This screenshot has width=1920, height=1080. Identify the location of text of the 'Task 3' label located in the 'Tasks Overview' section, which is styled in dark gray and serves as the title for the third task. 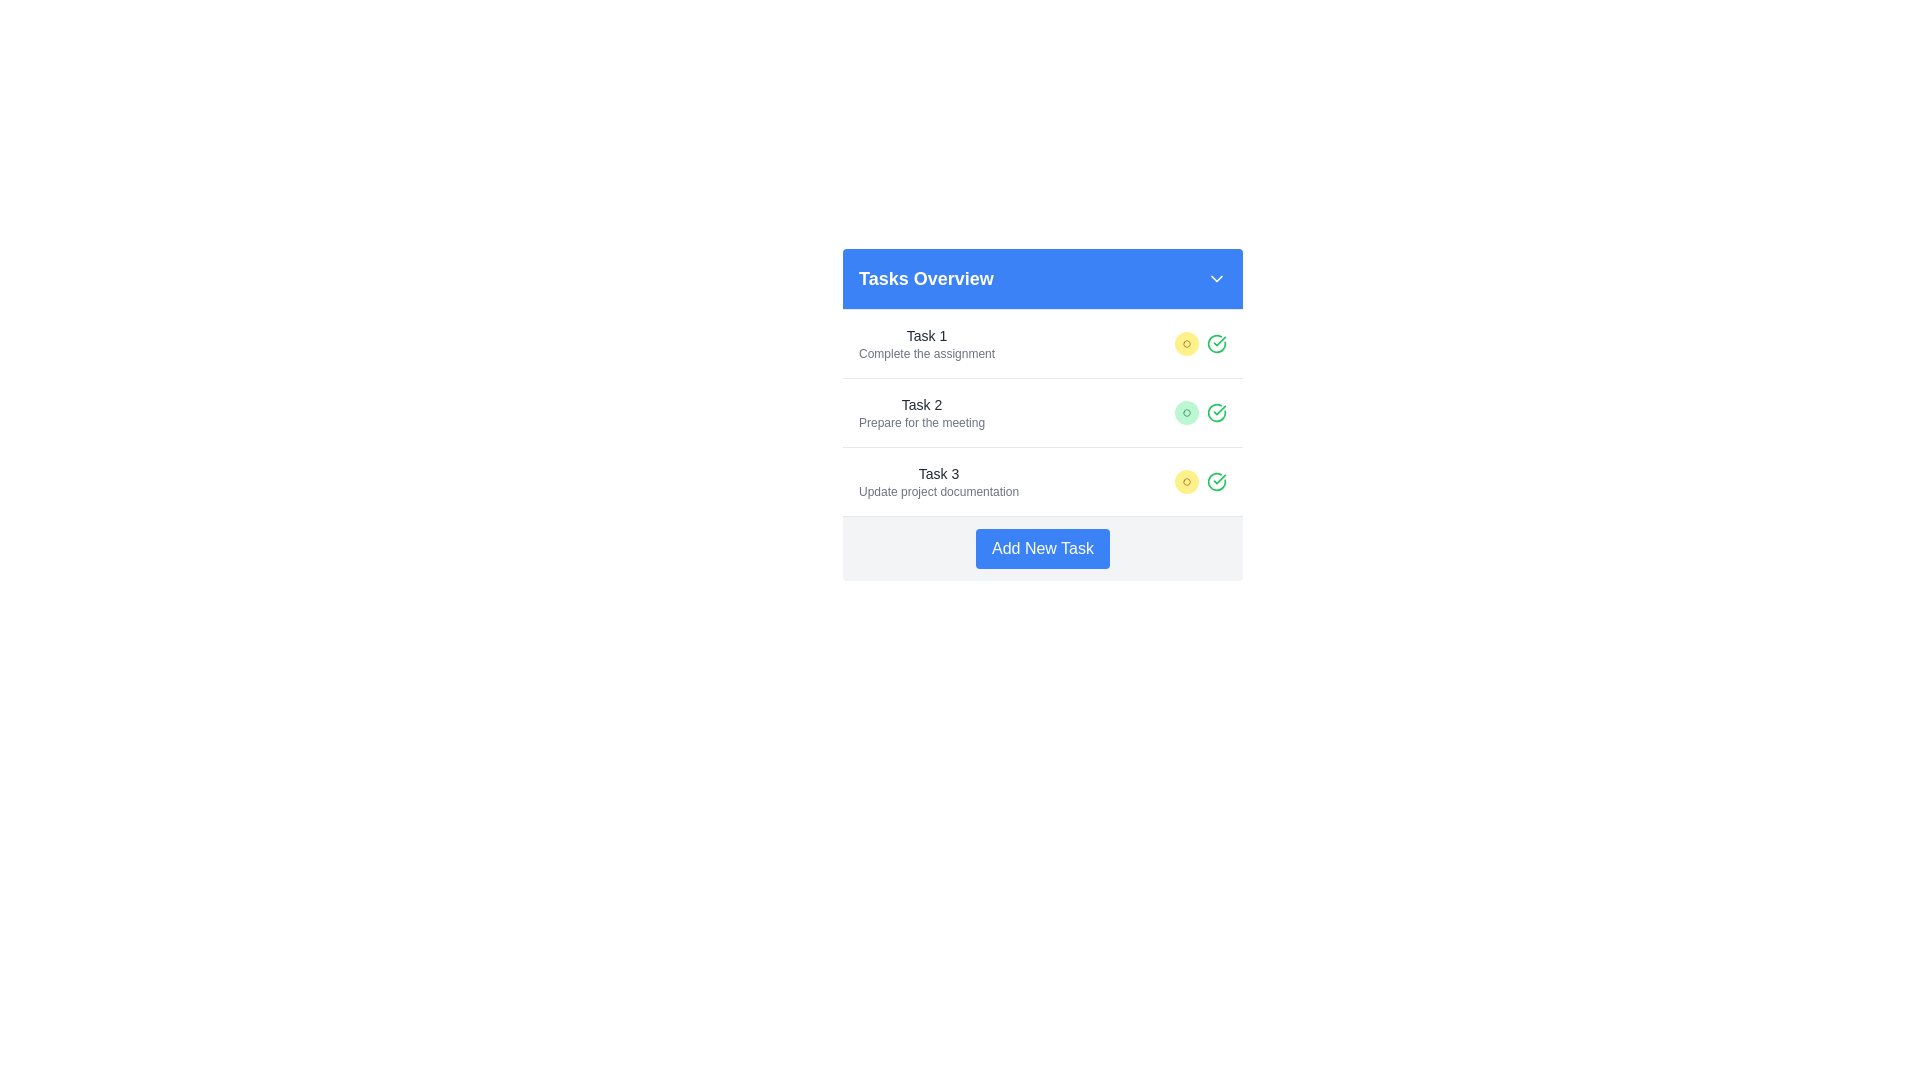
(938, 474).